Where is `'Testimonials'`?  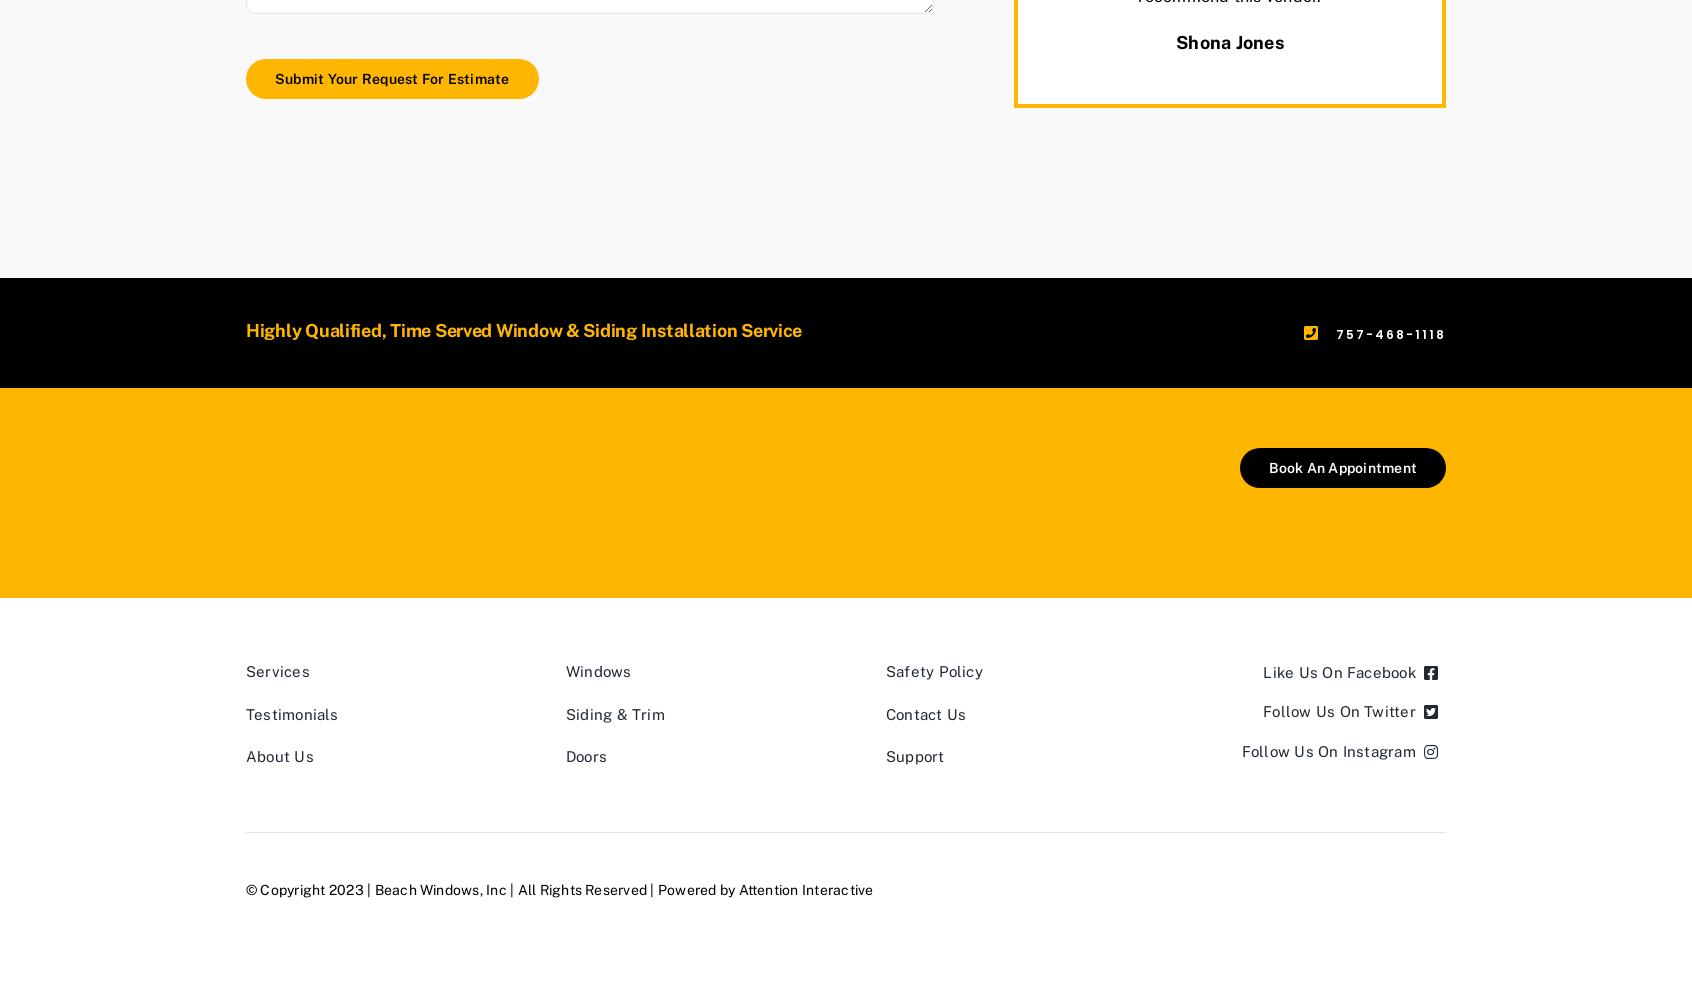
'Testimonials' is located at coordinates (291, 713).